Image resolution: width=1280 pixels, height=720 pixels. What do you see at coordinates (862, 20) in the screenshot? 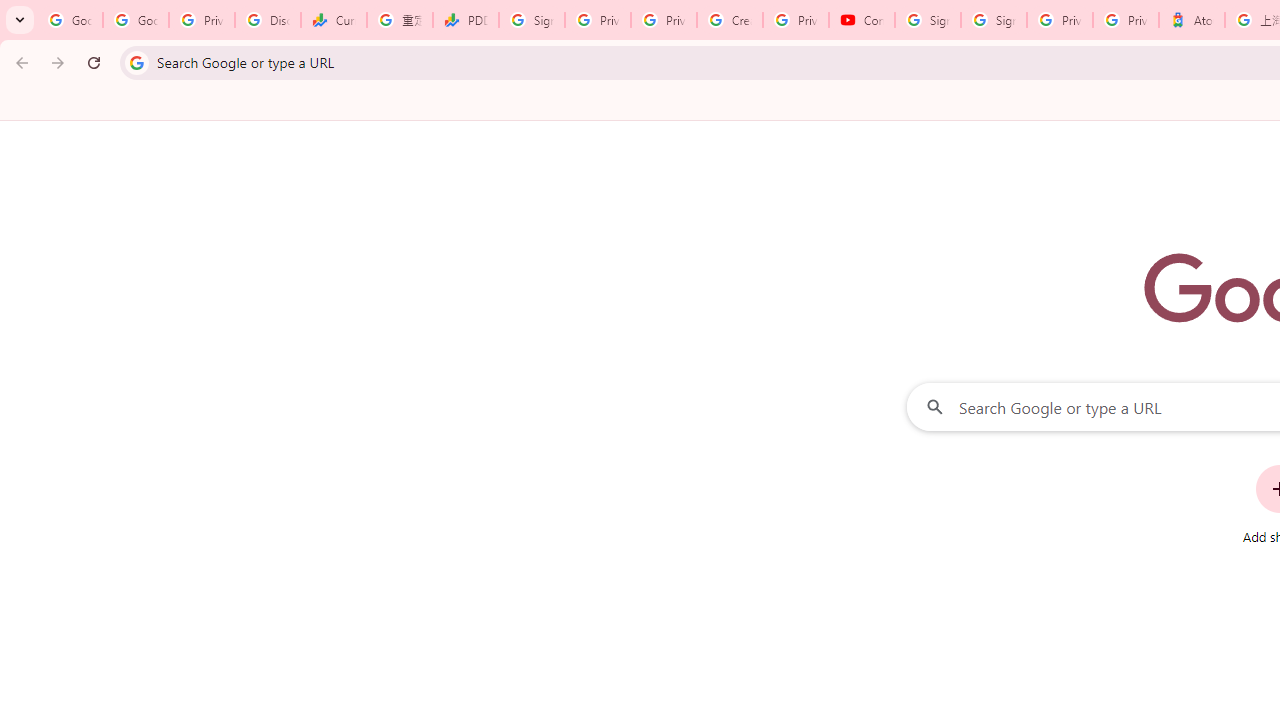
I see `'Content Creator Programs & Opportunities - YouTube Creators'` at bounding box center [862, 20].